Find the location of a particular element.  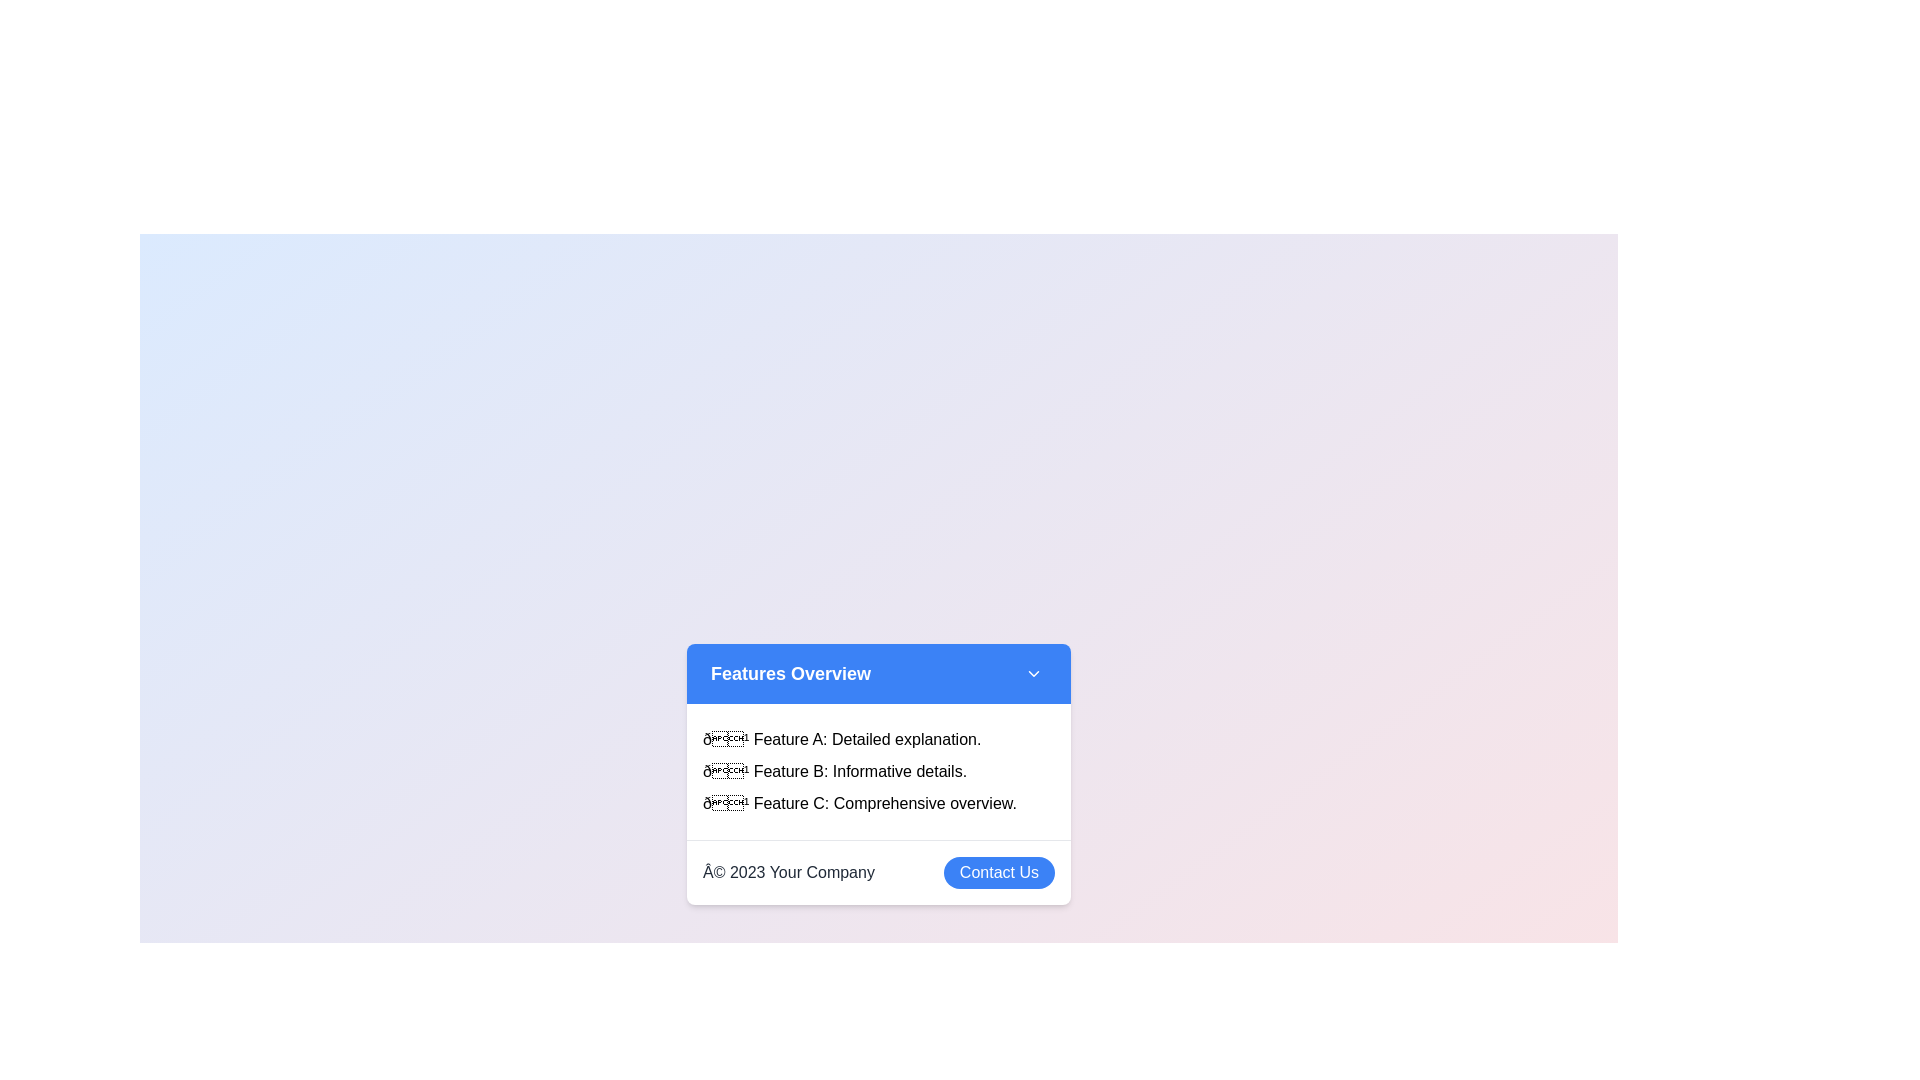

the informational text element presenting details of Feature B, which is the second item in the vertical list under the header 'Features Overview' is located at coordinates (878, 770).